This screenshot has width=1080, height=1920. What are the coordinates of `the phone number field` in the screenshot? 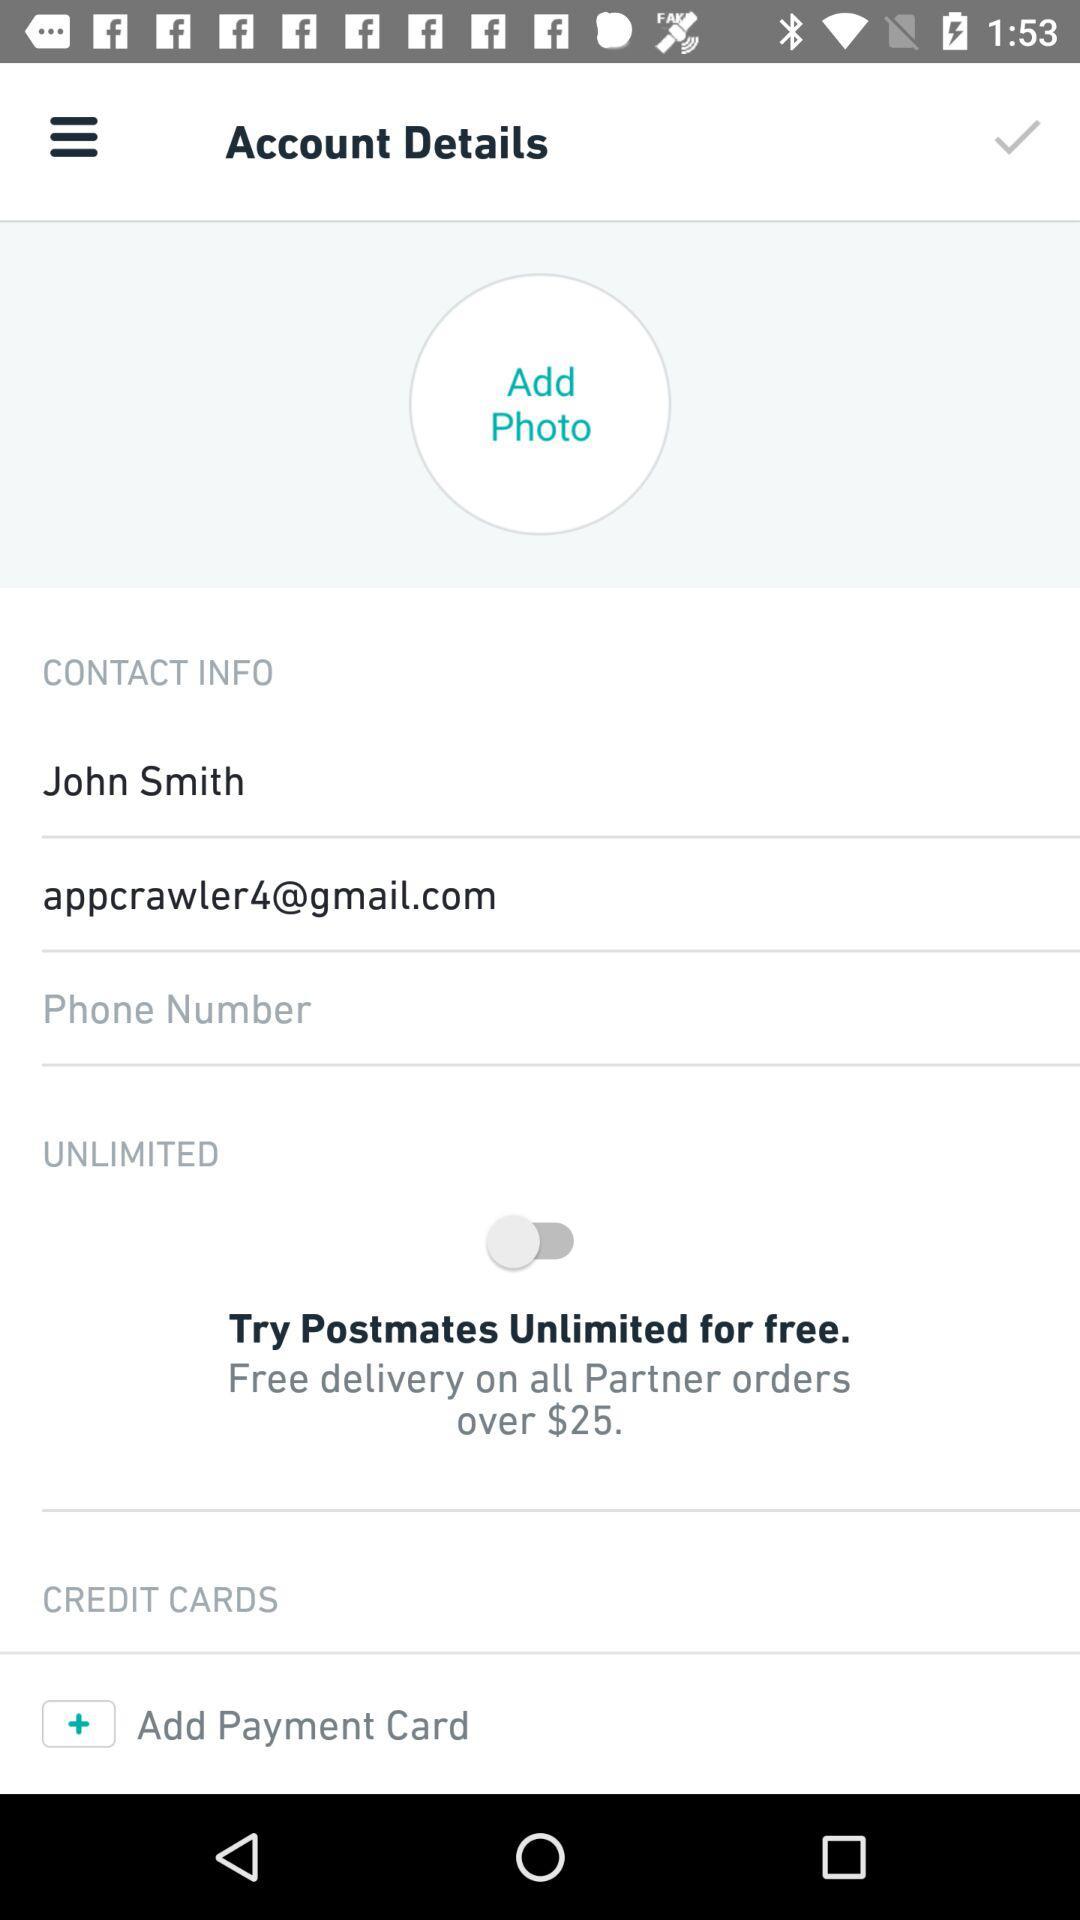 It's located at (540, 1008).